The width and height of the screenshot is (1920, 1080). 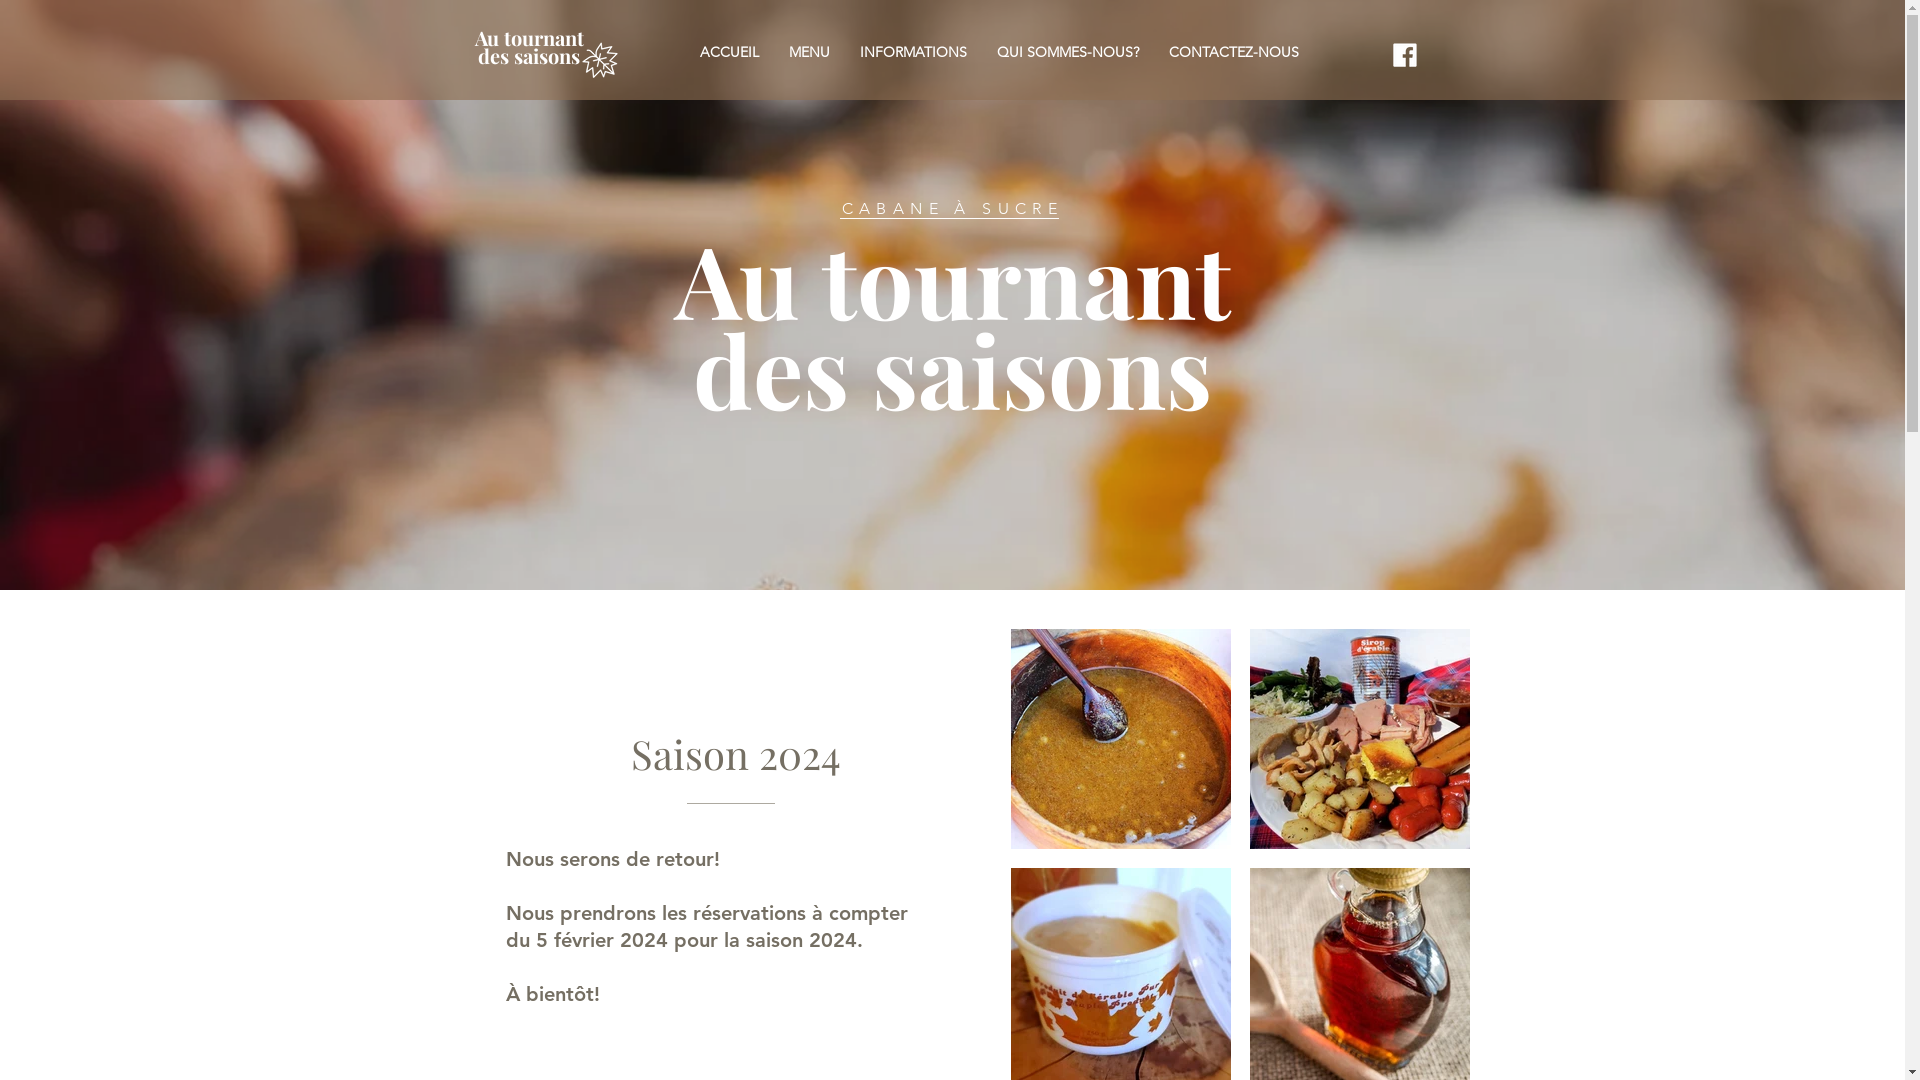 I want to click on 'MENU', so click(x=809, y=51).